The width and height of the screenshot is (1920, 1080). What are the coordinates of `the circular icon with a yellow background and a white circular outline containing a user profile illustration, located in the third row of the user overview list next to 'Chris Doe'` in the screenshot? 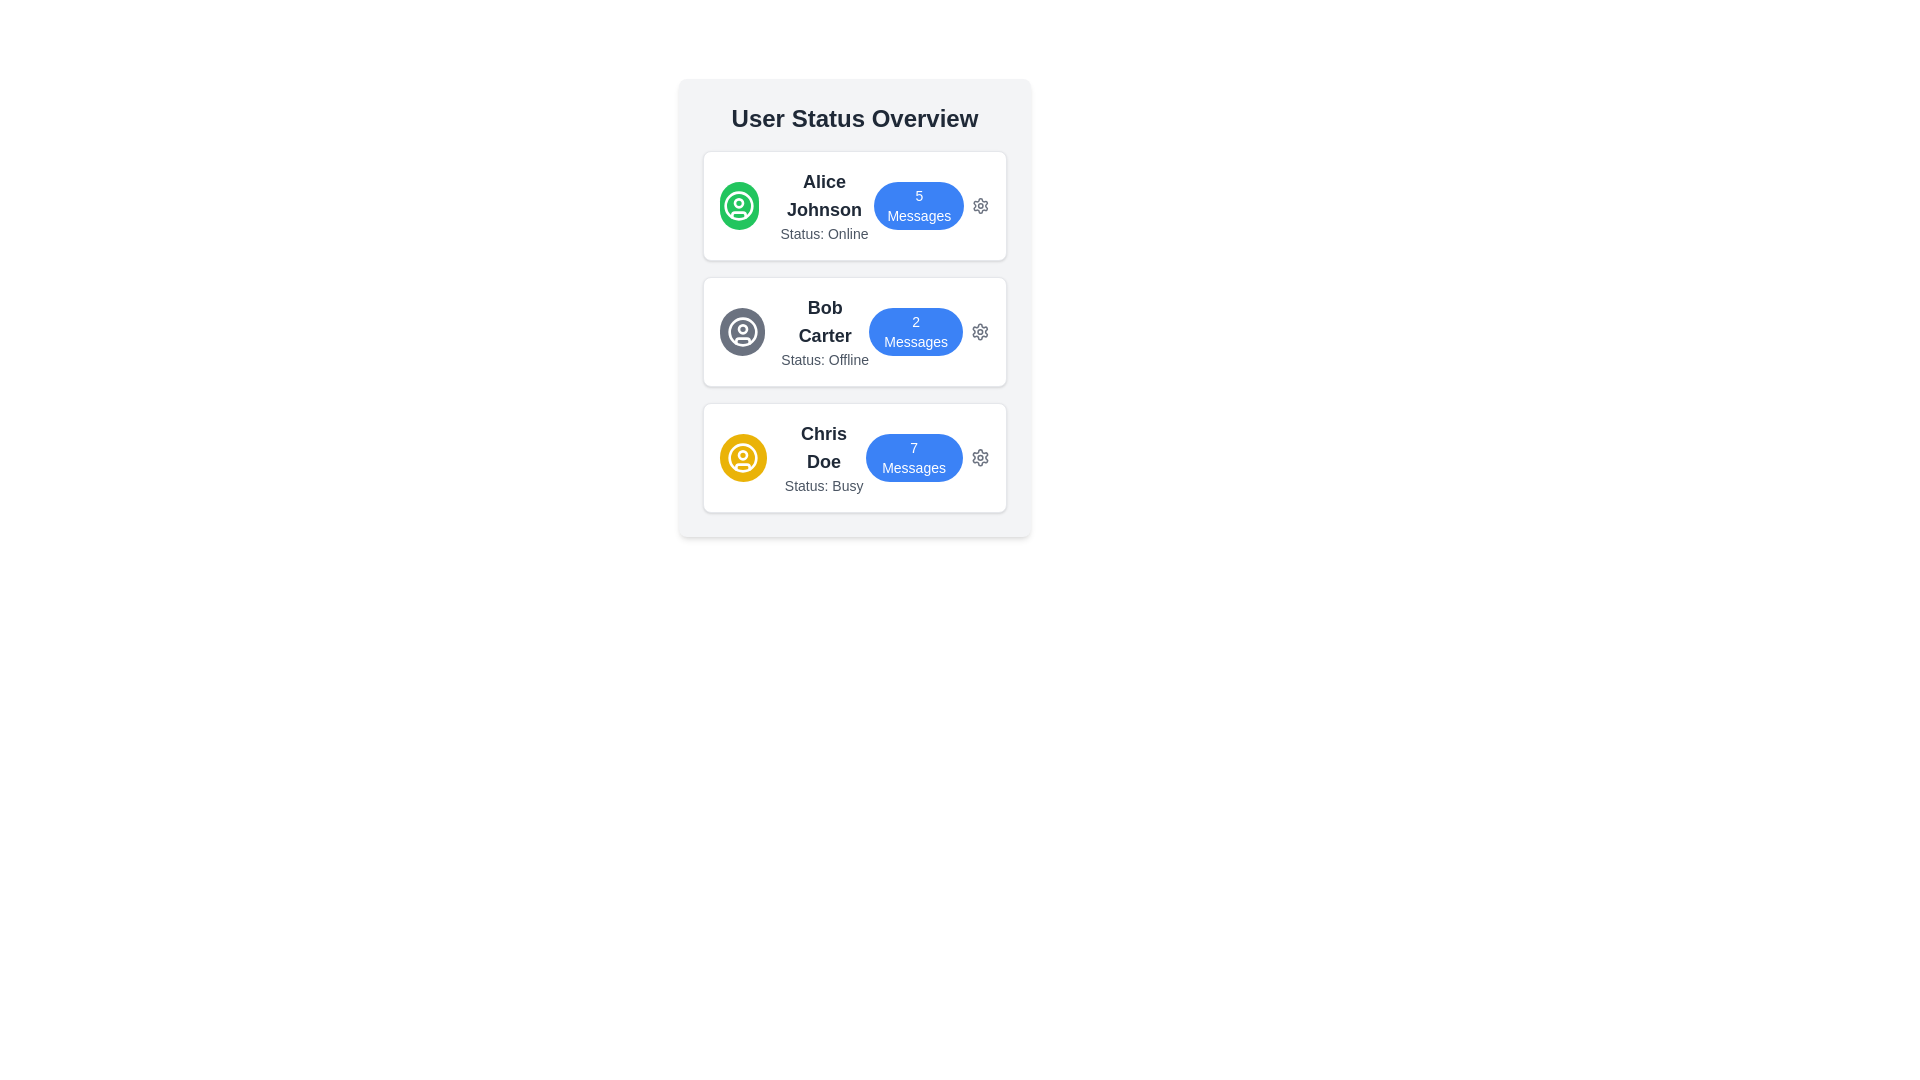 It's located at (742, 458).